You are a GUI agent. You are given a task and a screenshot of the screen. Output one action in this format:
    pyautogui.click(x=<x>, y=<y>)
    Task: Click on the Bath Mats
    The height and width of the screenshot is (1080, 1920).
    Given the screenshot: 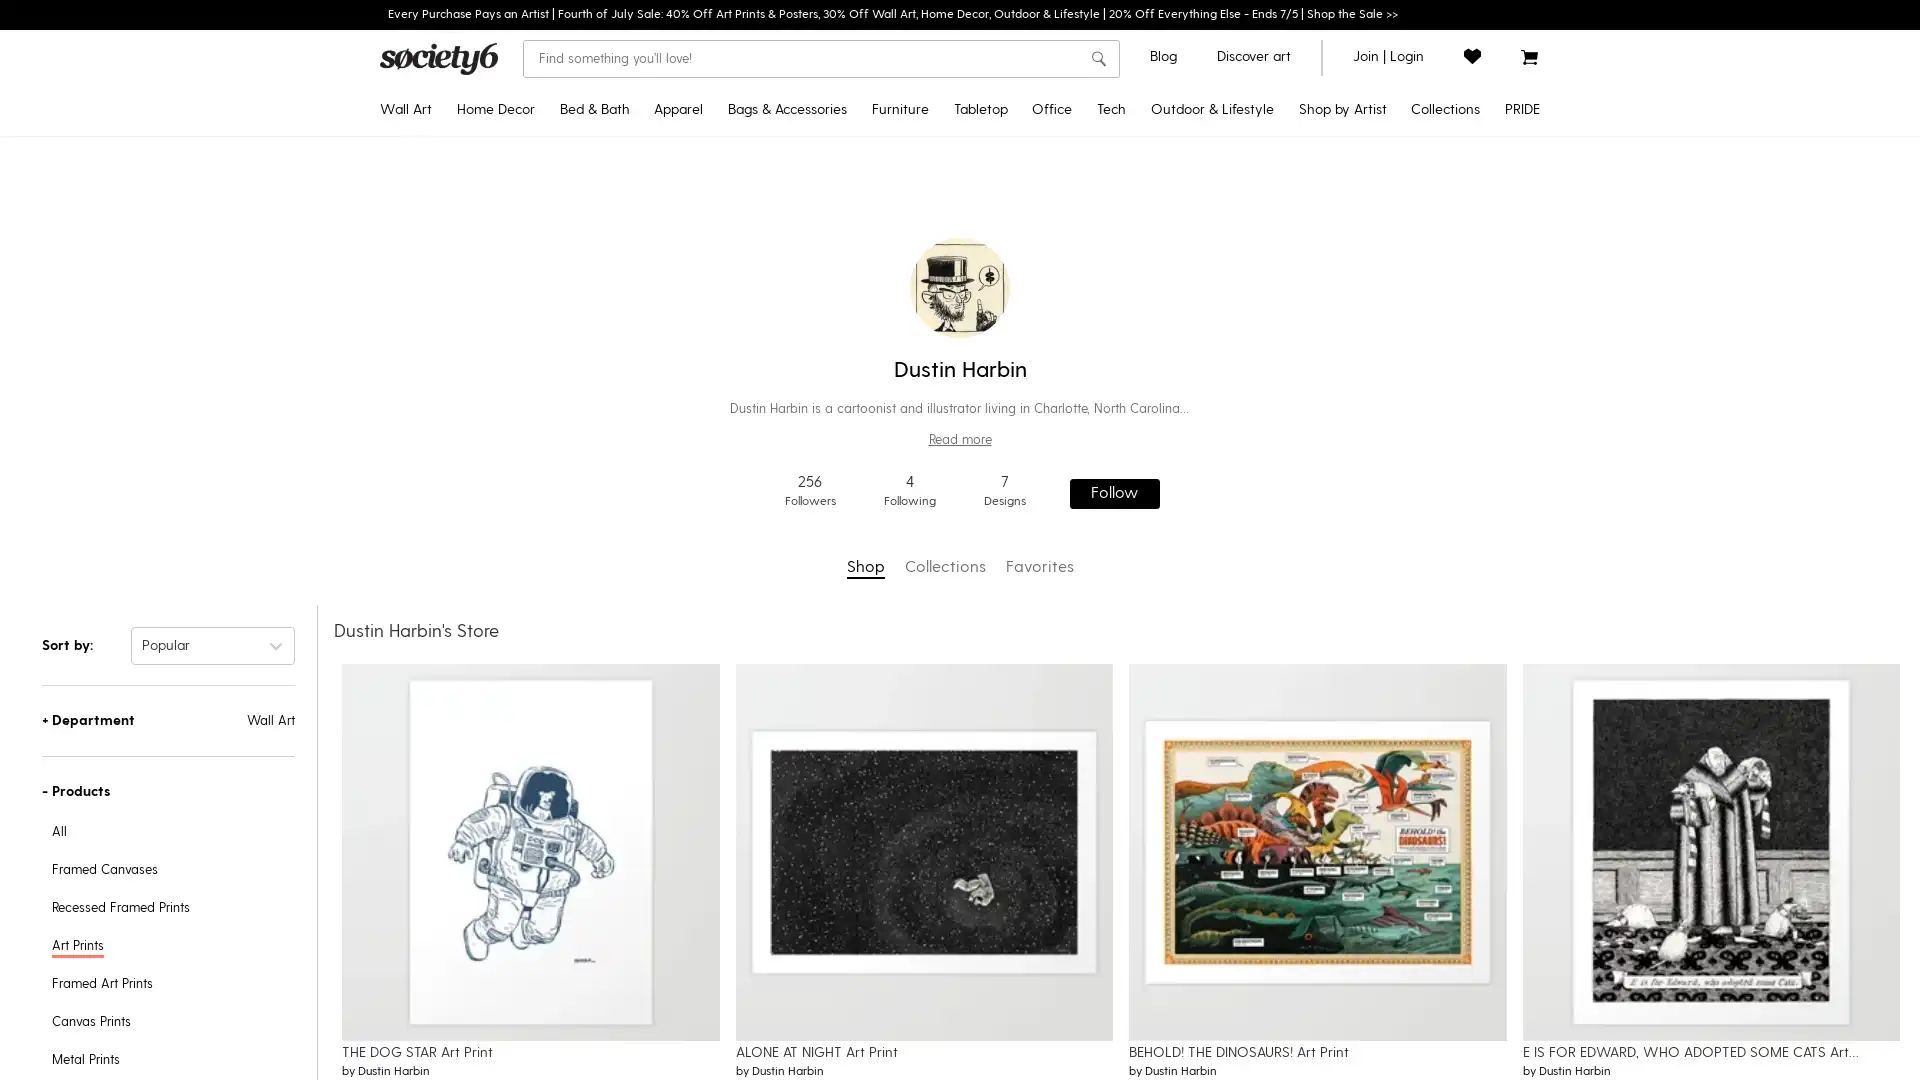 What is the action you would take?
    pyautogui.click(x=637, y=289)
    